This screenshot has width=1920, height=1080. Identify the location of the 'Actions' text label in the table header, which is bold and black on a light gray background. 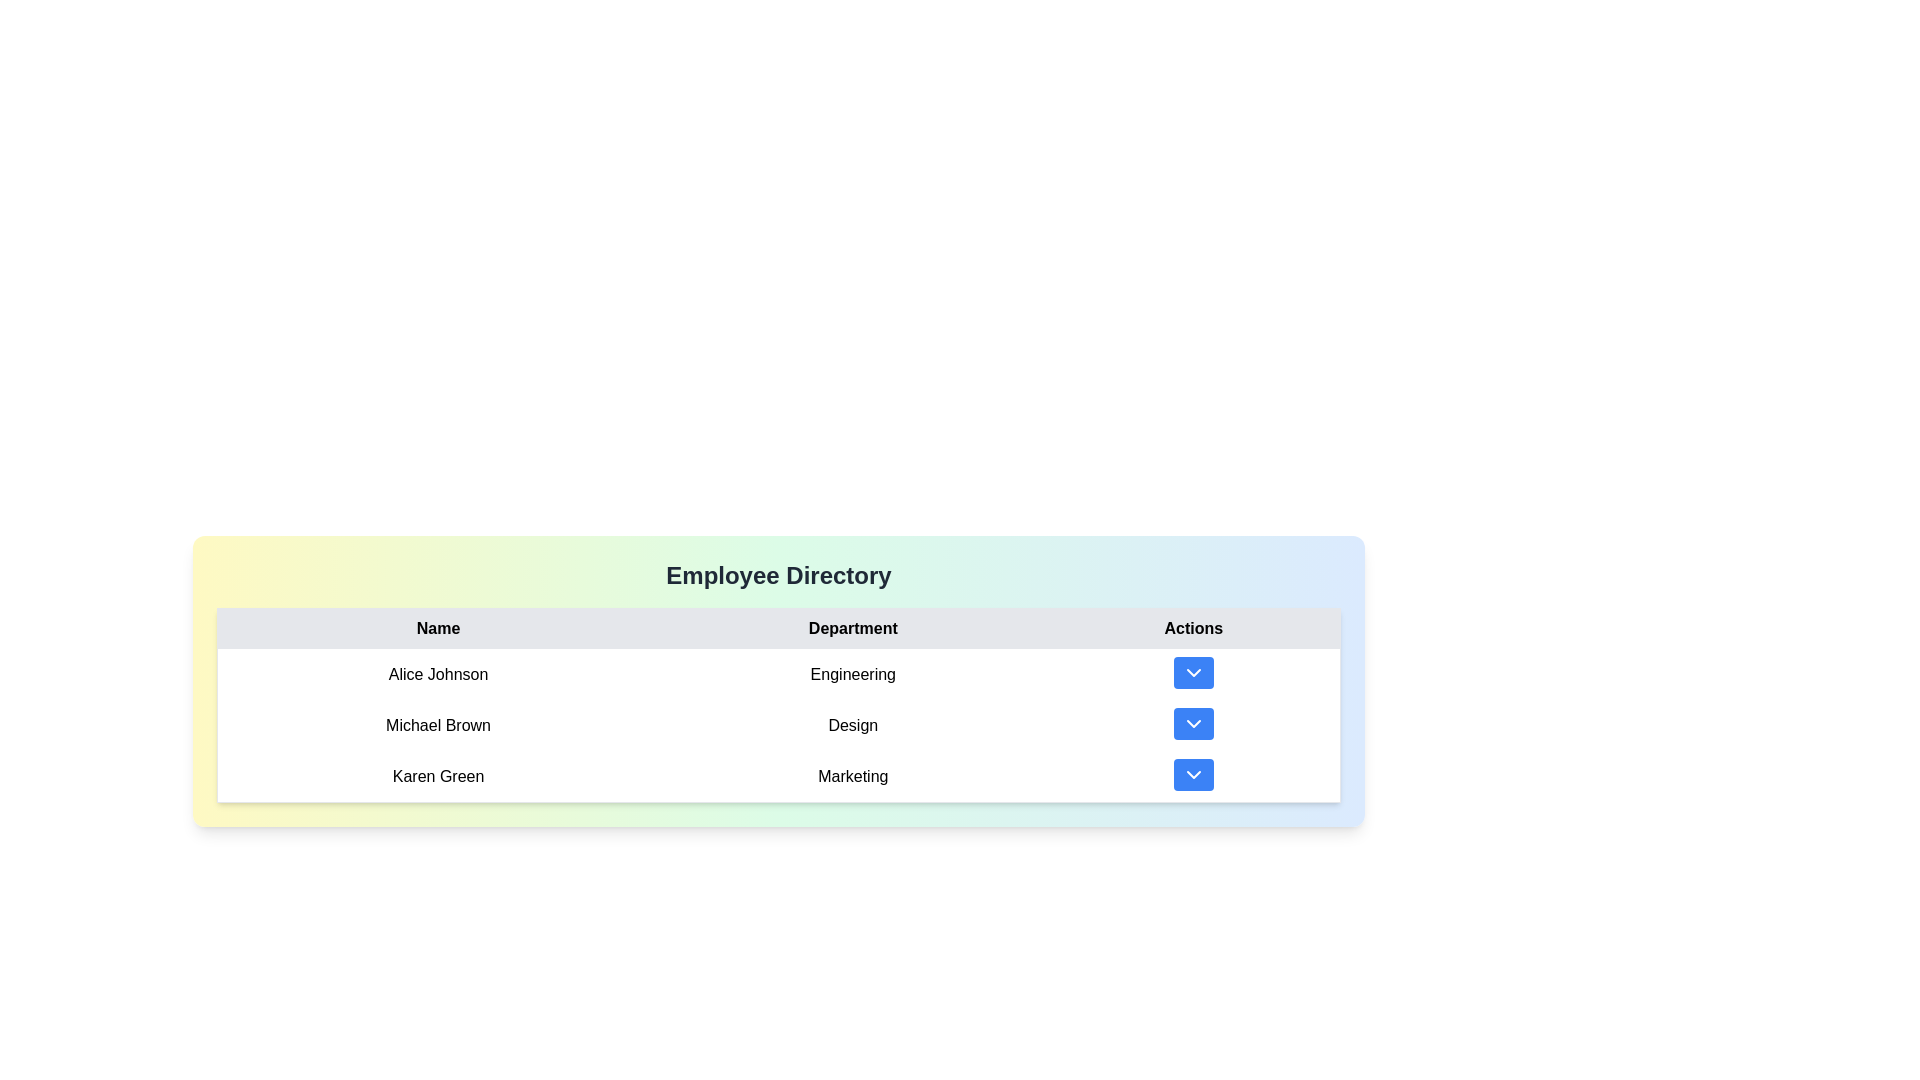
(1194, 627).